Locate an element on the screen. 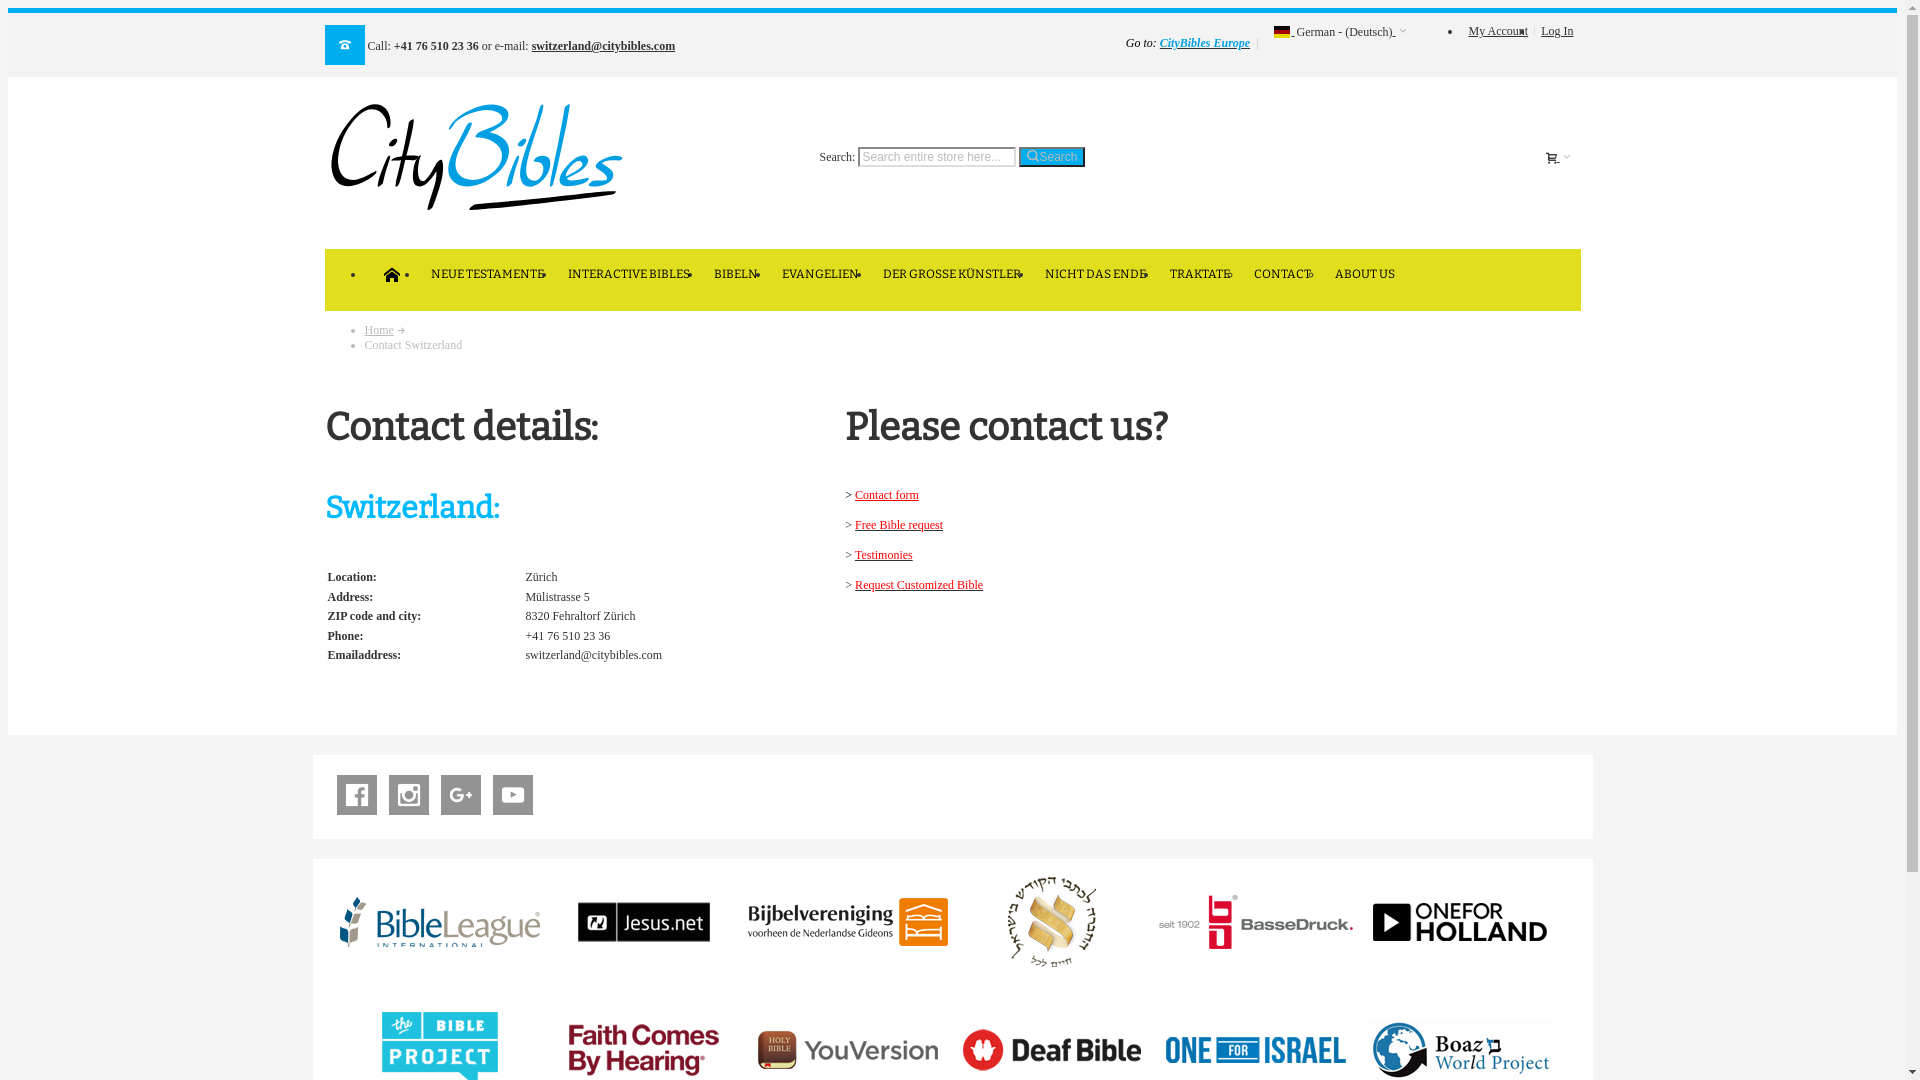 This screenshot has height=1080, width=1920. 'ABOUT US' is located at coordinates (1362, 273).